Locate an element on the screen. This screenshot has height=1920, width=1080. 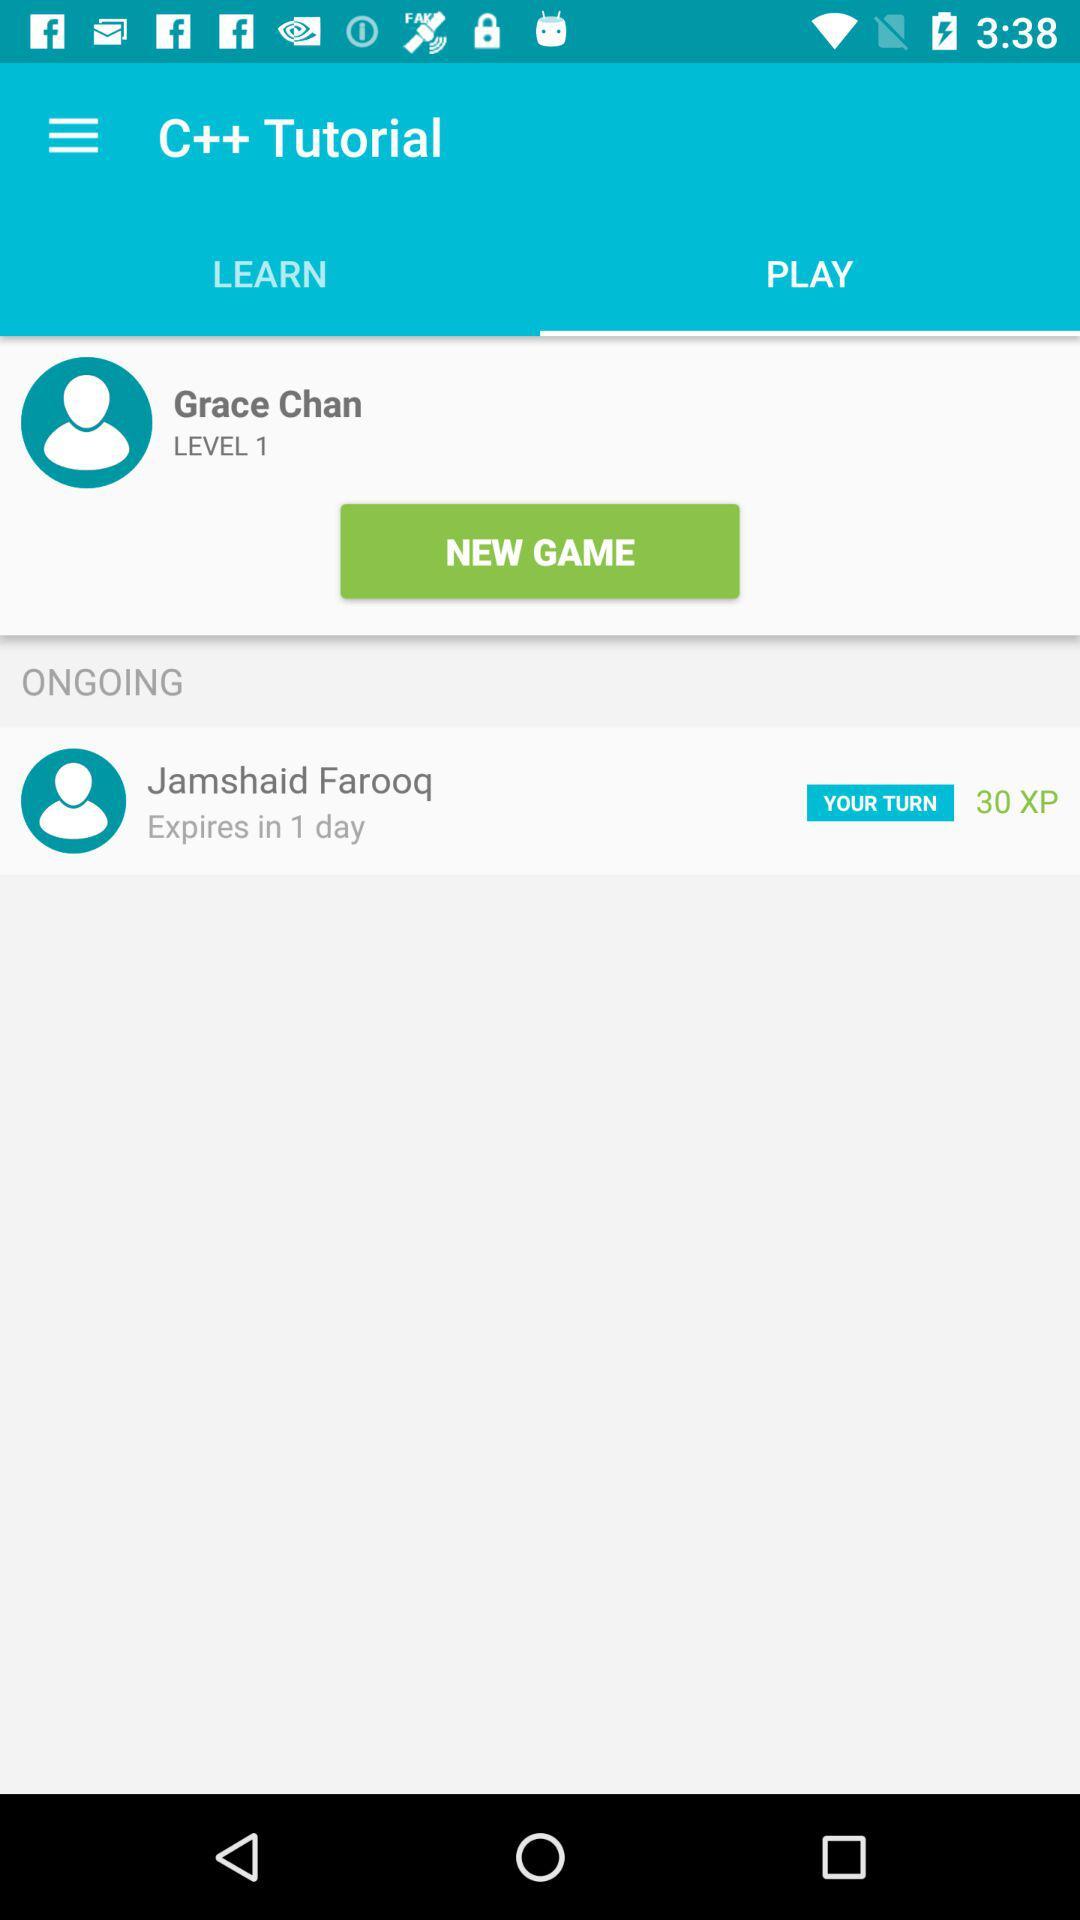
the avatar icon is located at coordinates (85, 421).